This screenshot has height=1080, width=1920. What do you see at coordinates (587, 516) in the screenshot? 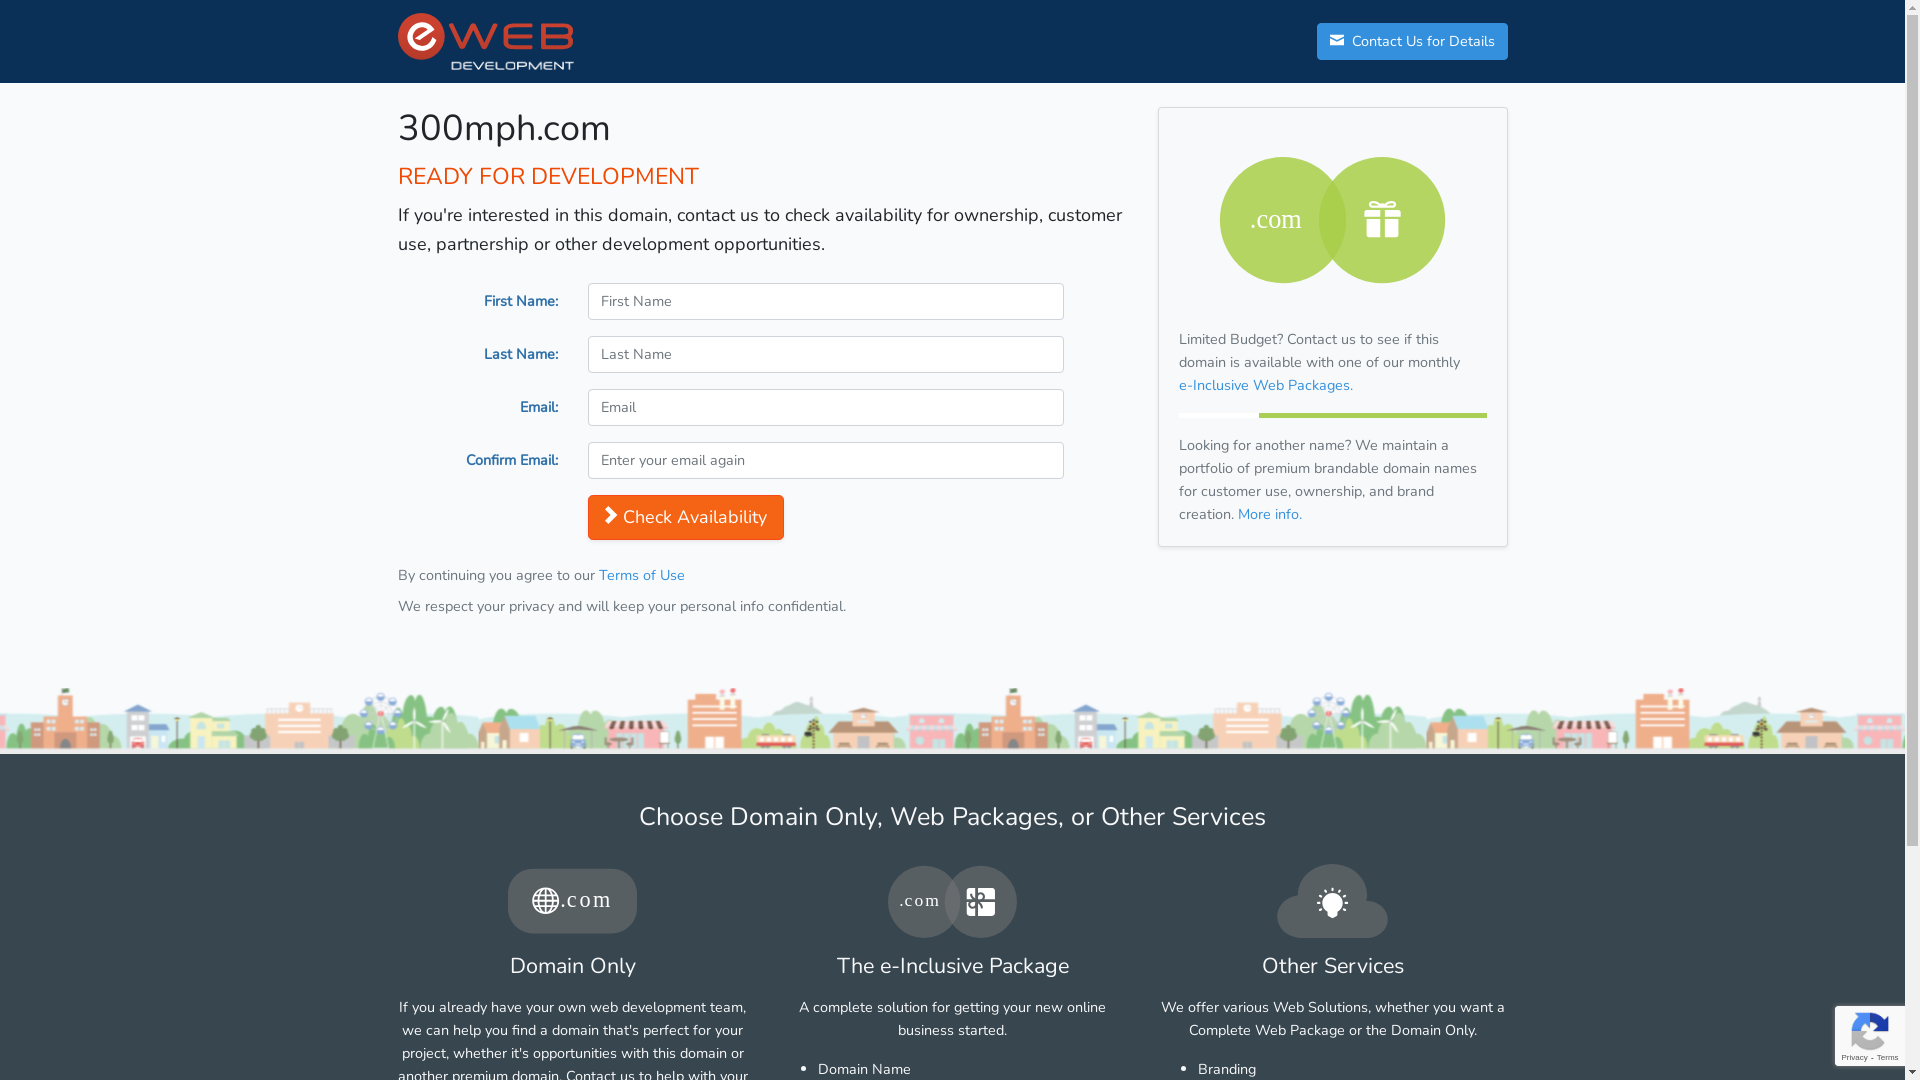
I see `'Check Availability'` at bounding box center [587, 516].